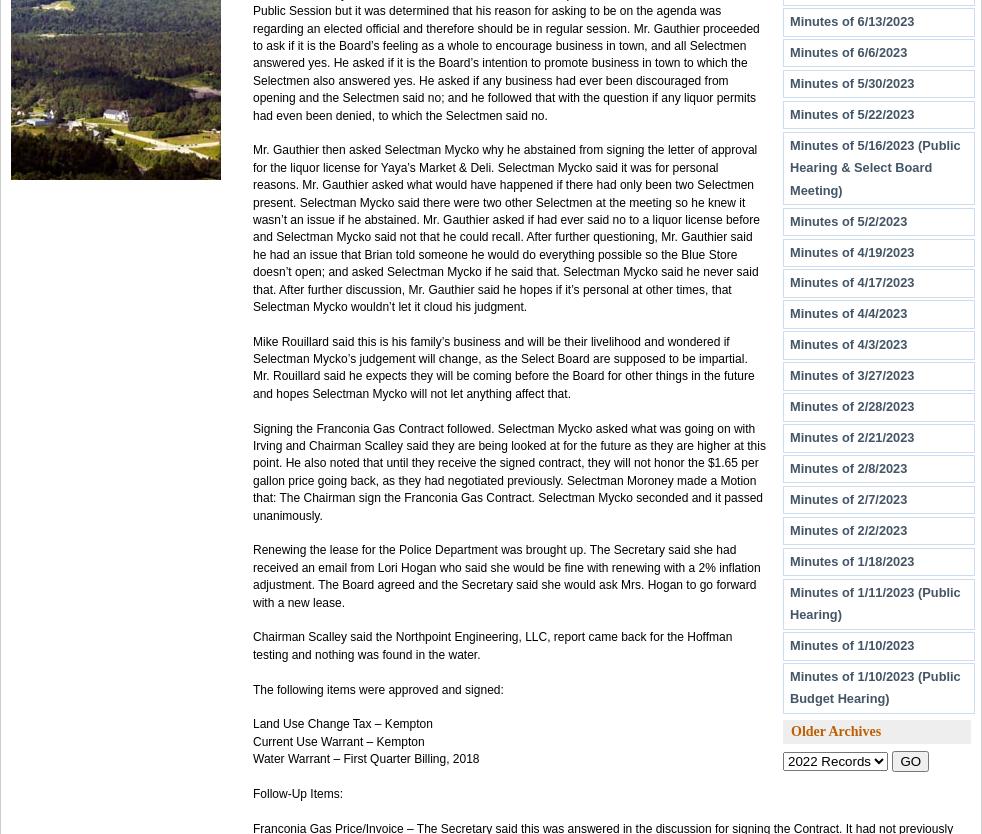  What do you see at coordinates (874, 602) in the screenshot?
I see `'Minutes of 1/11/2023 (Public Hearing)'` at bounding box center [874, 602].